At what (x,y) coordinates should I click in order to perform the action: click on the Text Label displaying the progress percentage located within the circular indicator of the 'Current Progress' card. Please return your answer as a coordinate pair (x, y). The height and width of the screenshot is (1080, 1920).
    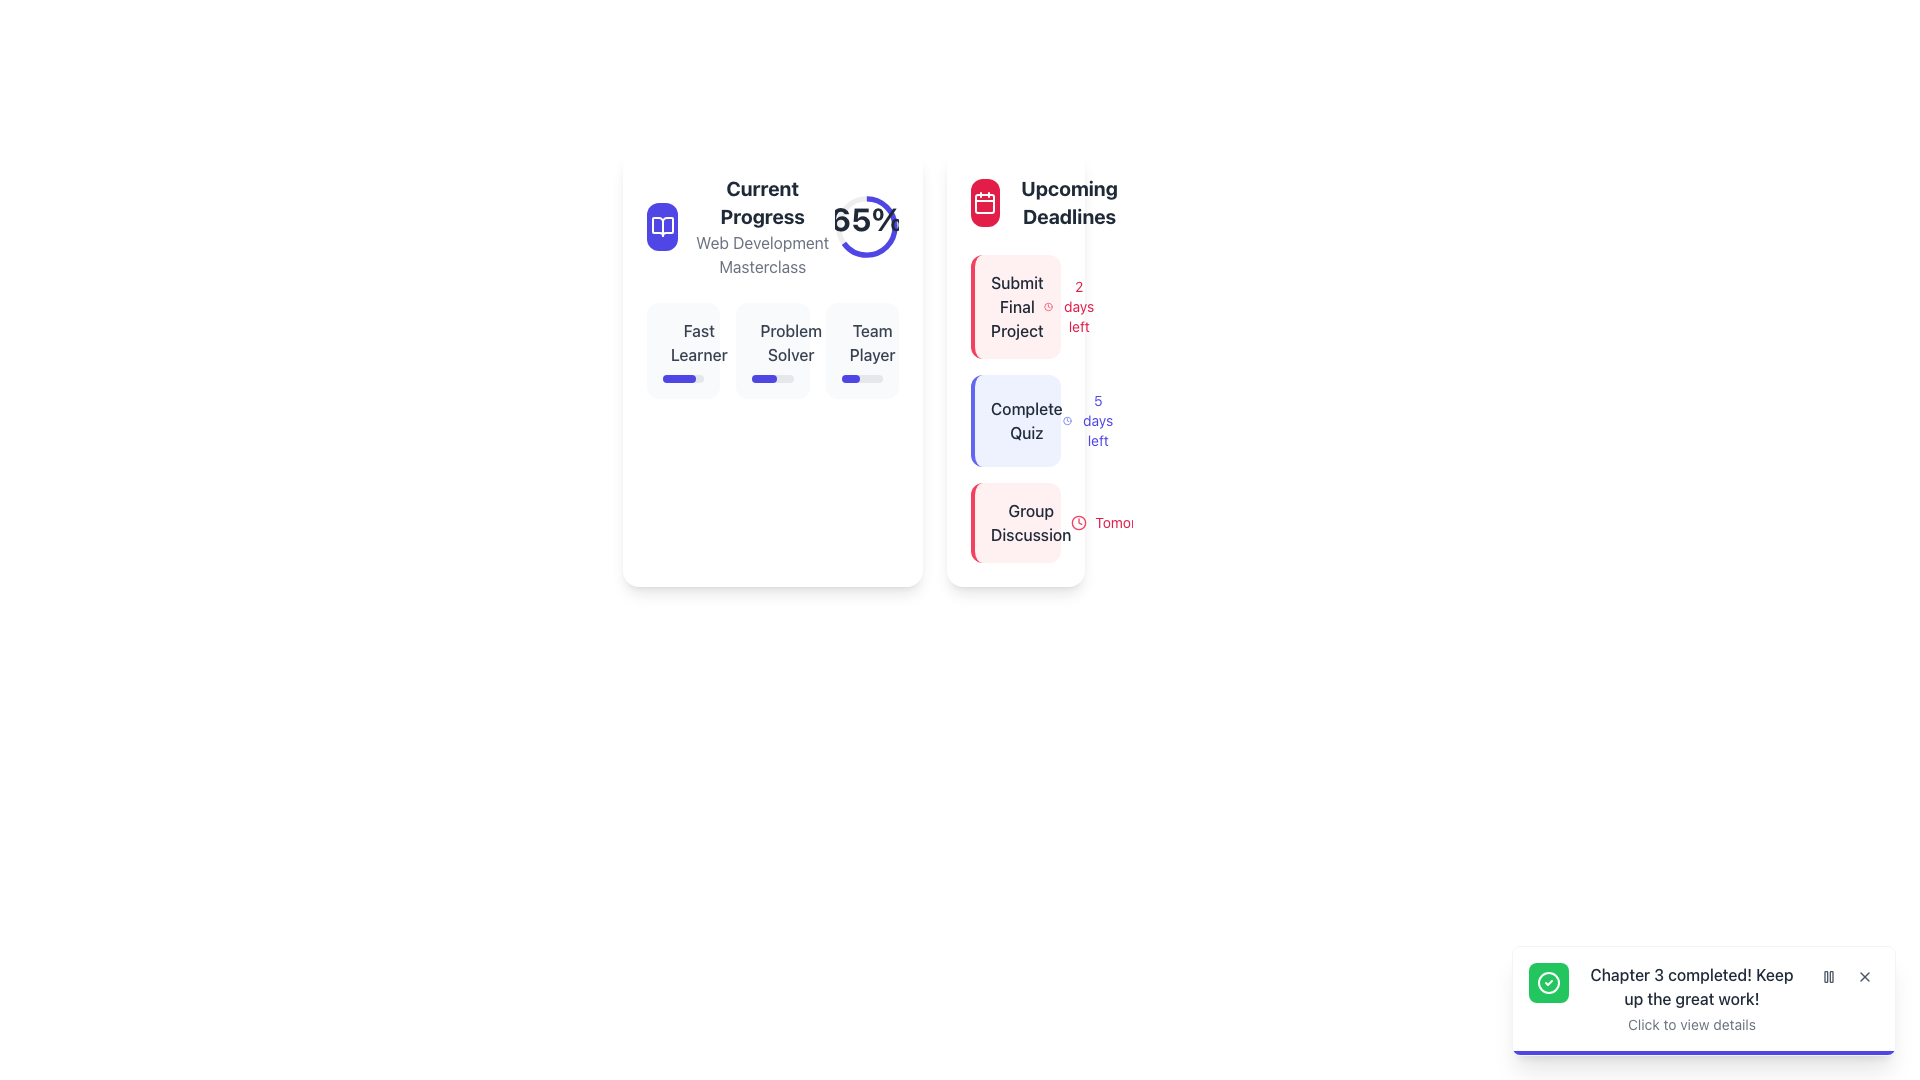
    Looking at the image, I should click on (867, 219).